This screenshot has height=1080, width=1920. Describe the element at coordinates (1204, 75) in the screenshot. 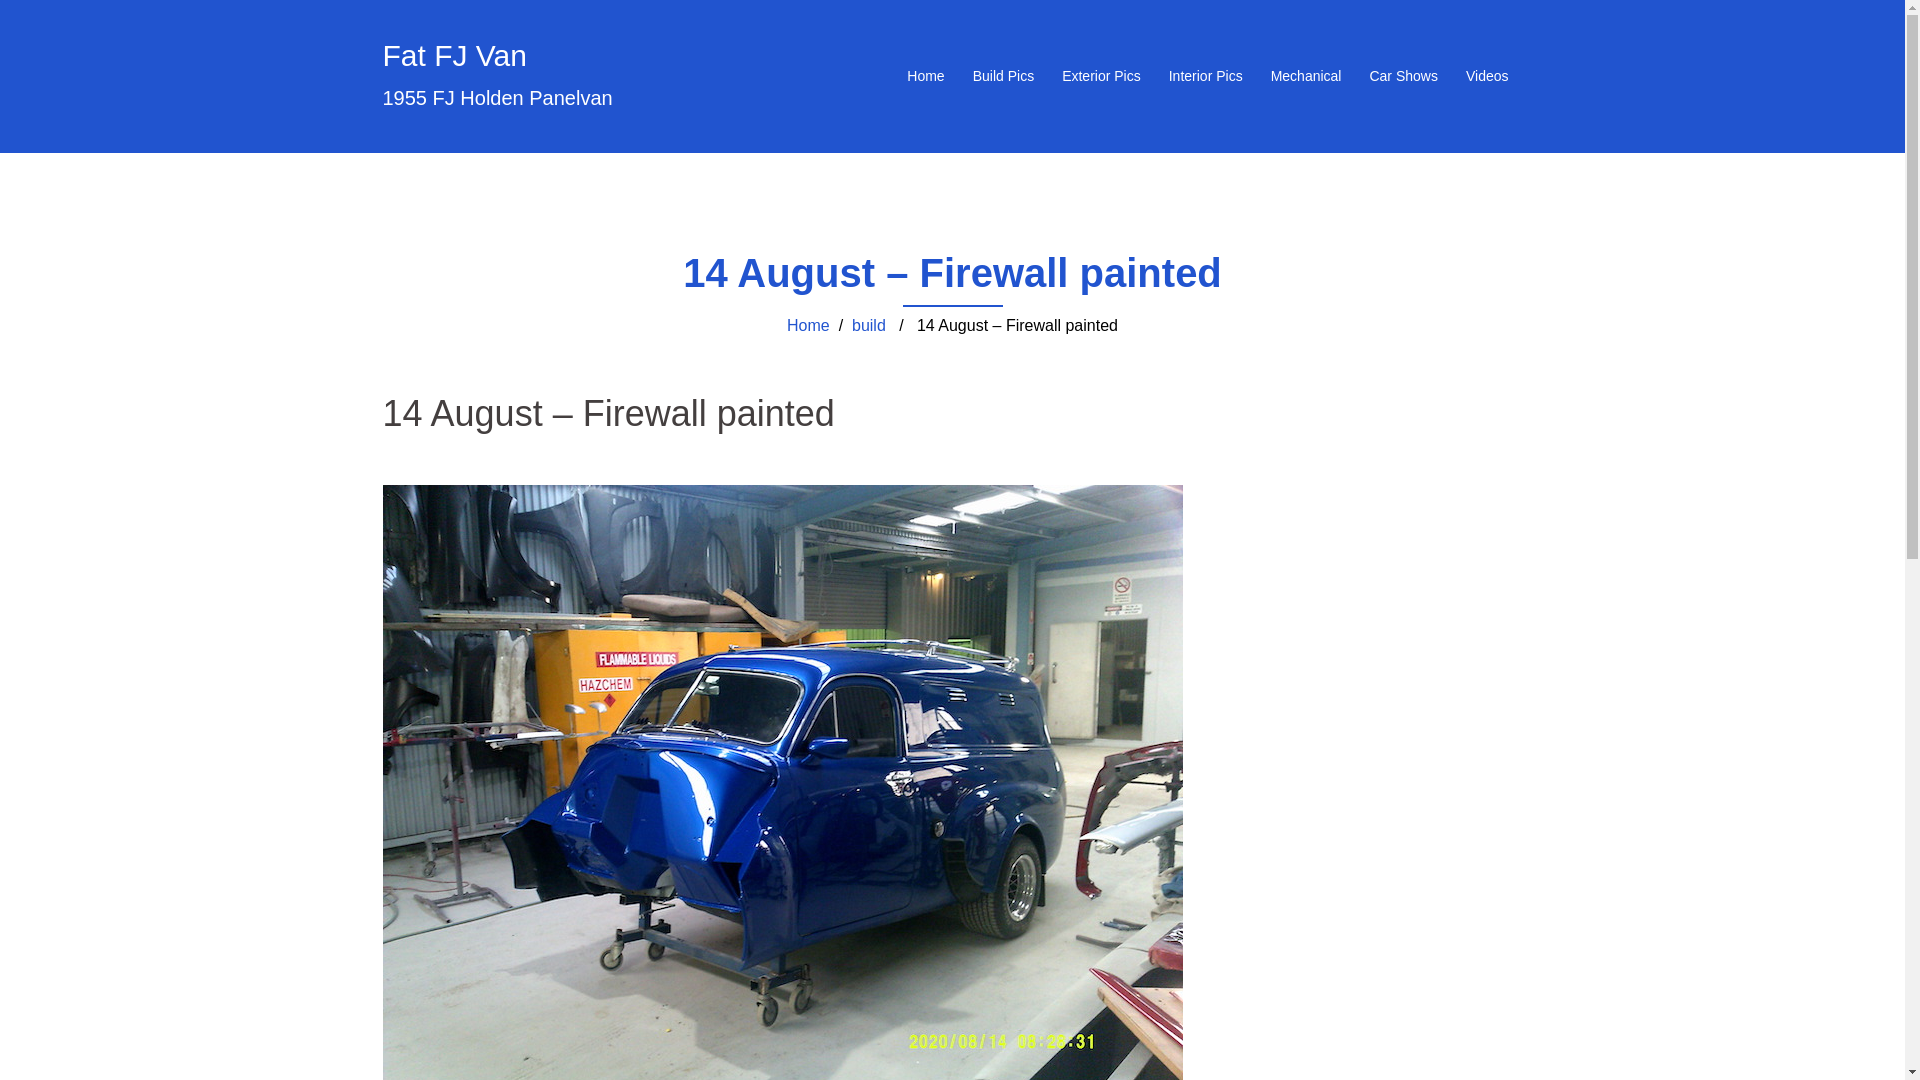

I see `'Interior Pics'` at that location.